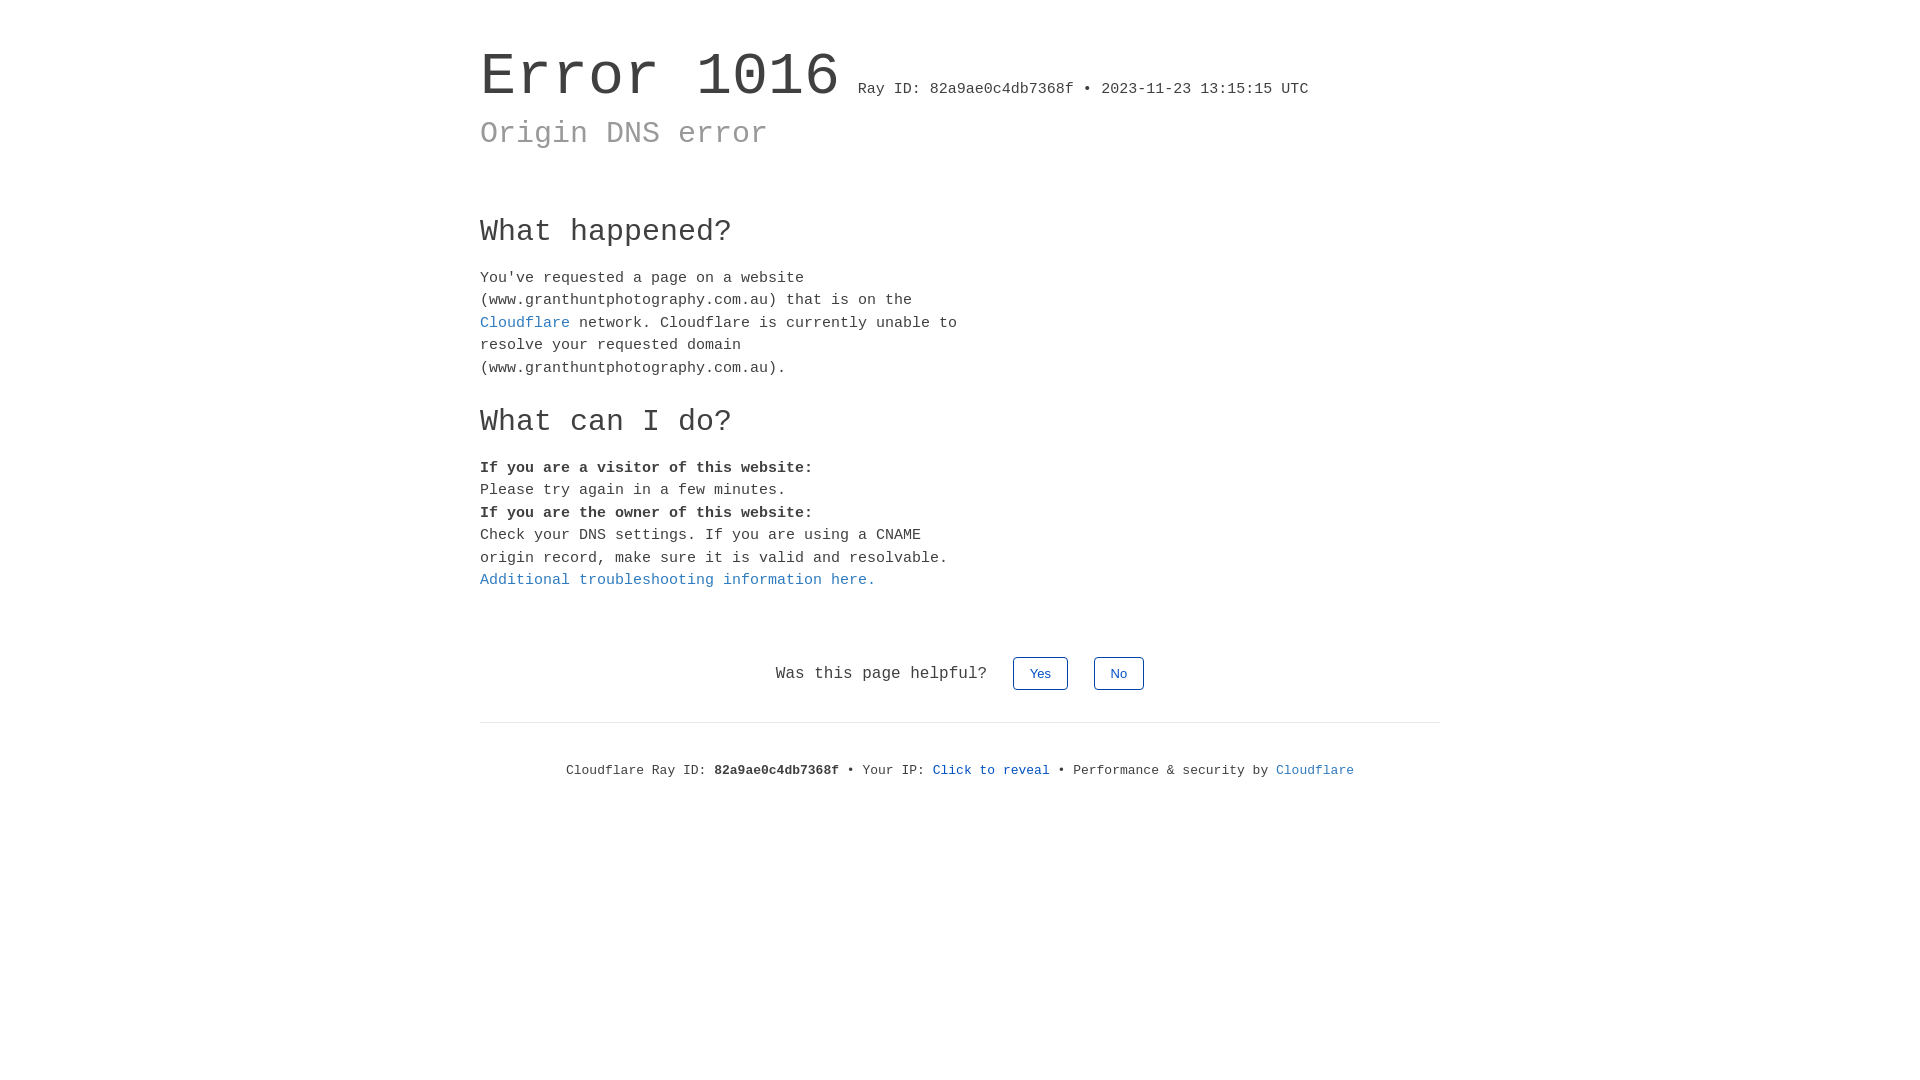 This screenshot has width=1920, height=1080. I want to click on 'Click to reveal', so click(991, 768).